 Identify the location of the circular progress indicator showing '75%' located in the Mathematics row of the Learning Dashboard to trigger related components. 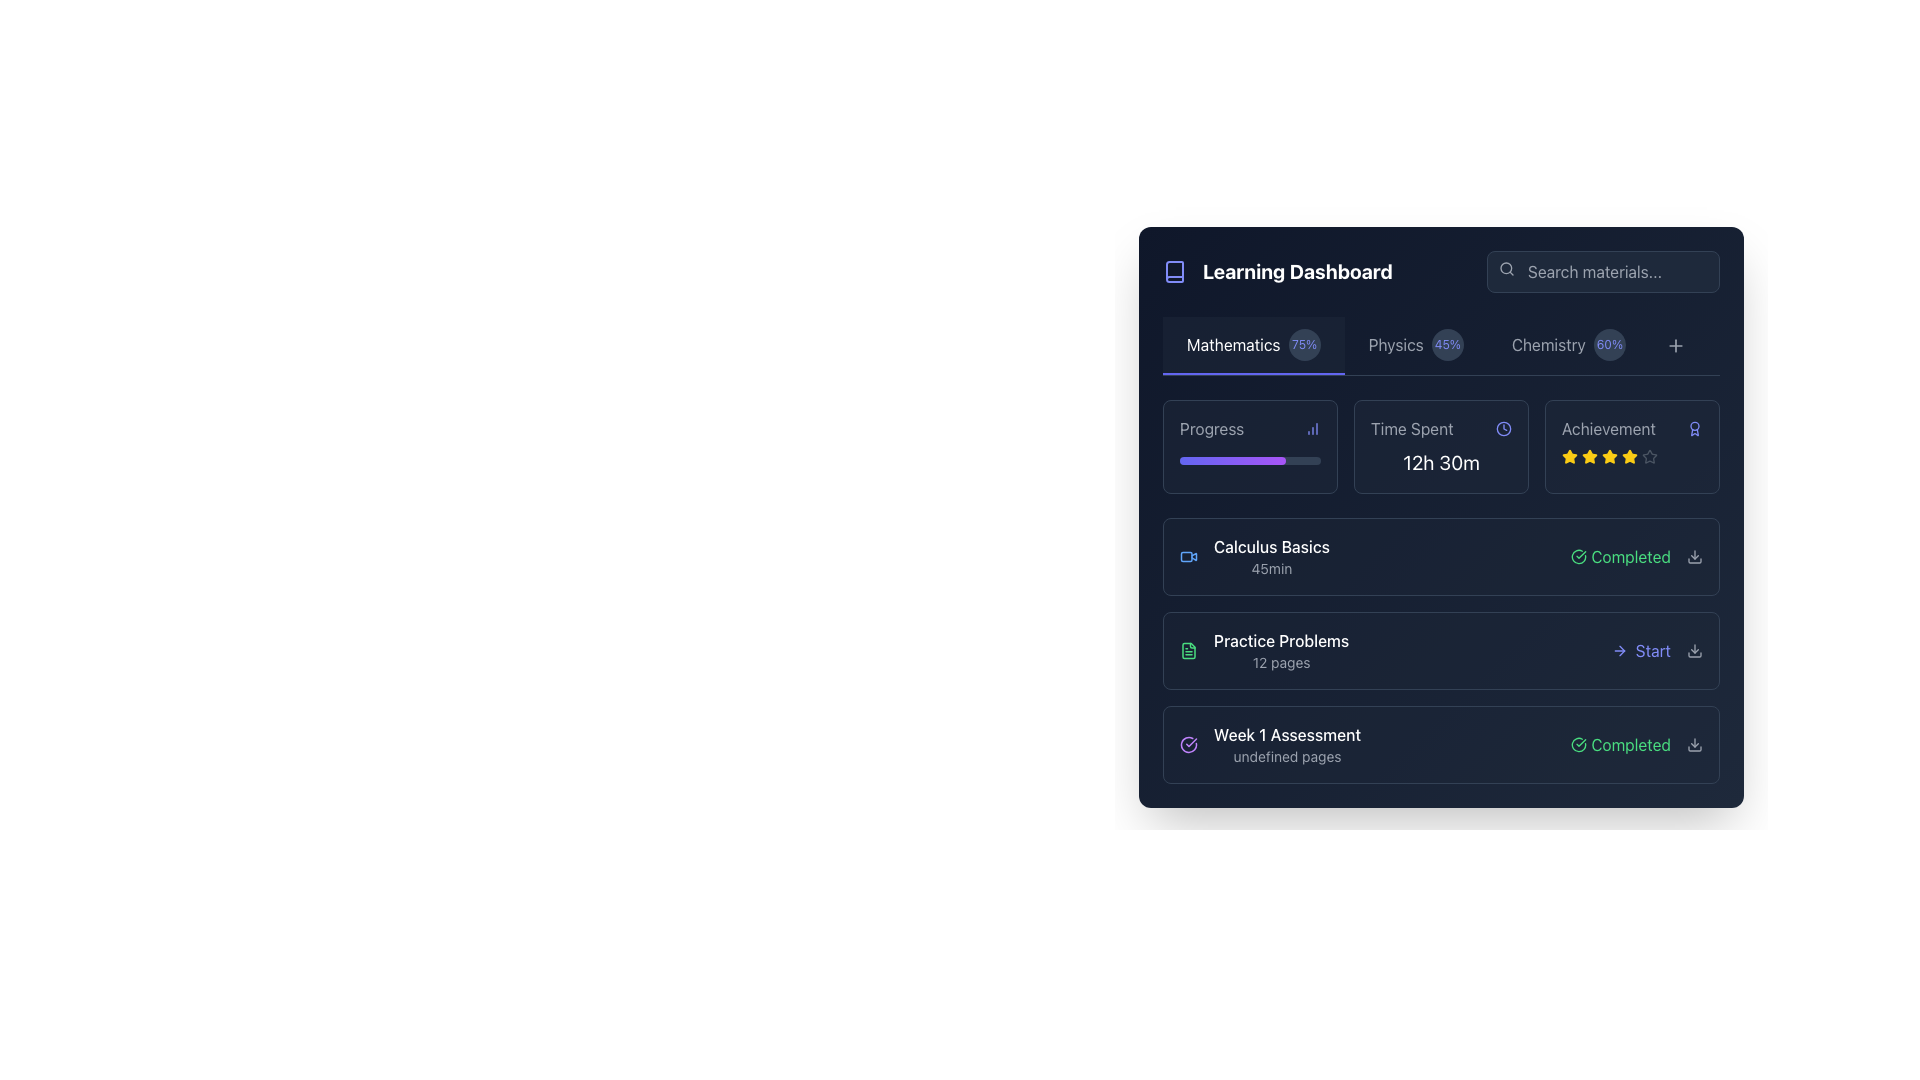
(1304, 343).